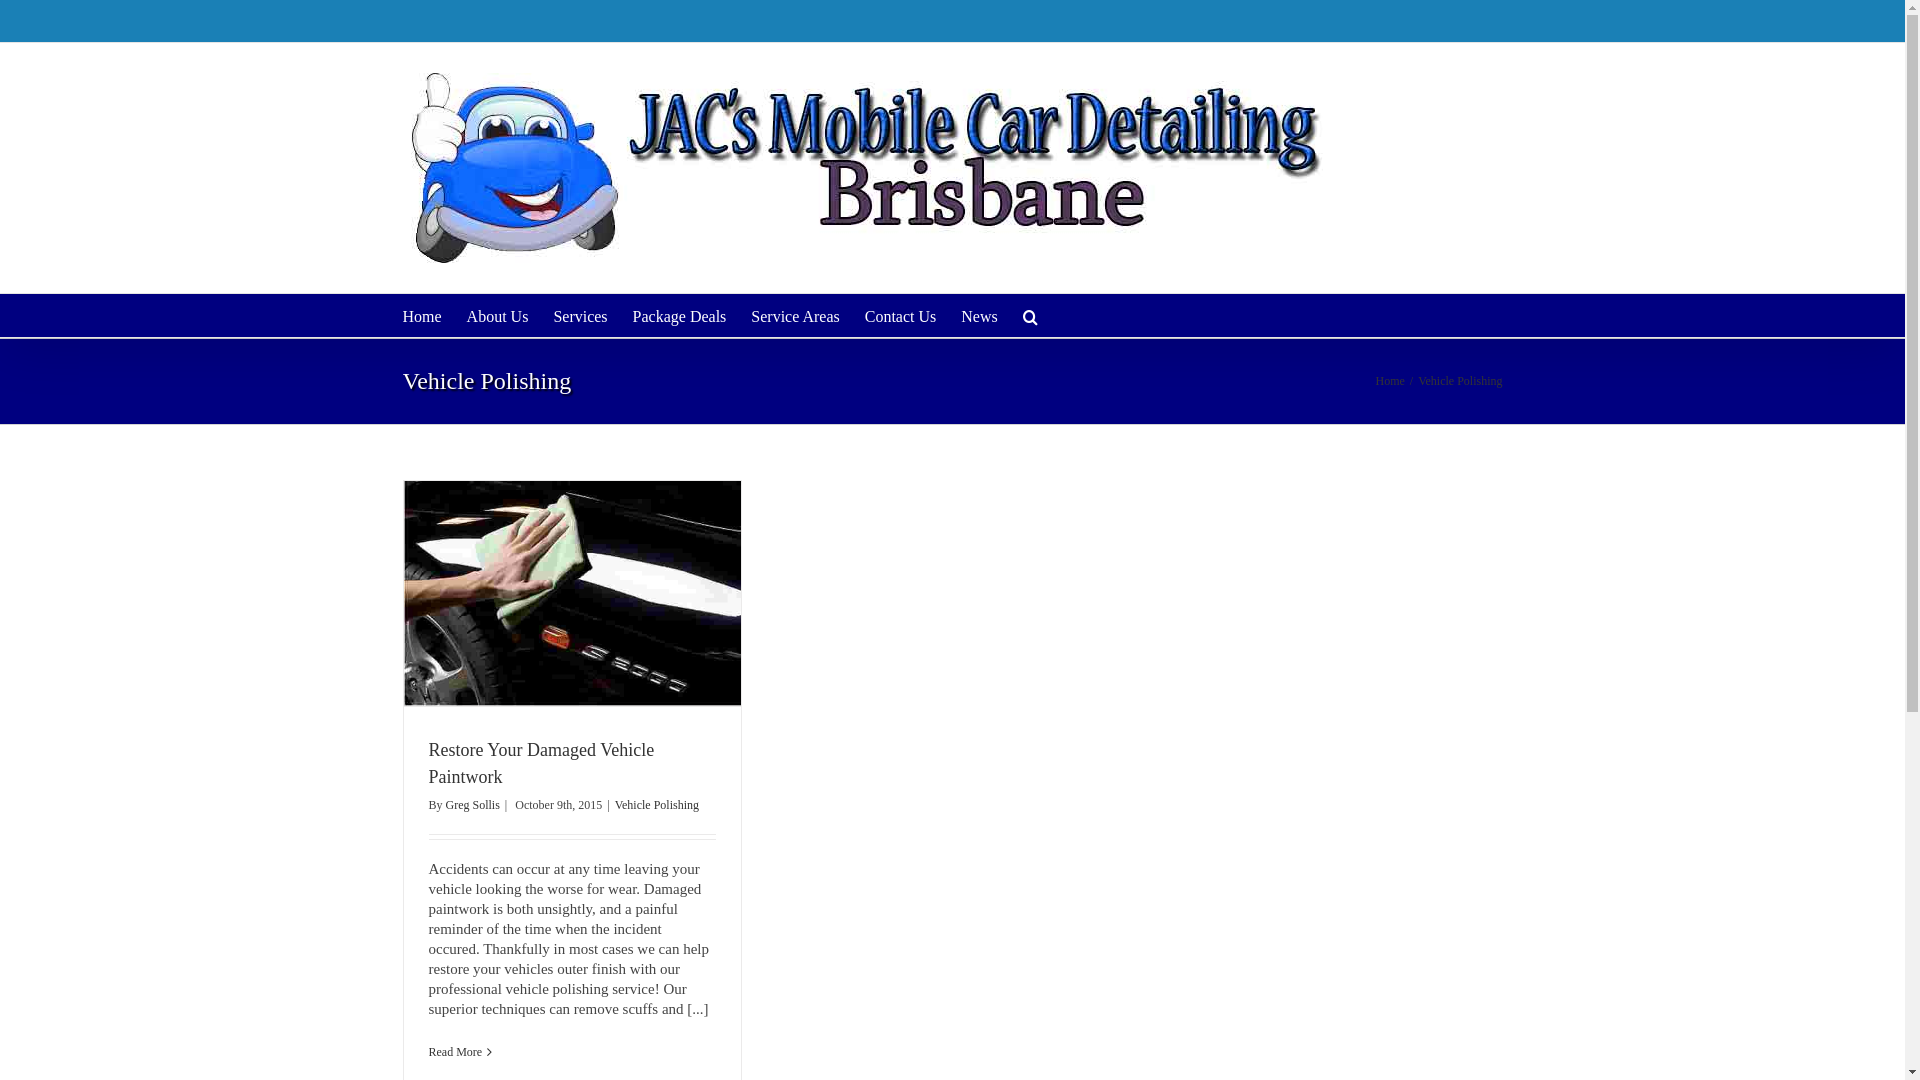  Describe the element at coordinates (498, 315) in the screenshot. I see `'About Us'` at that location.